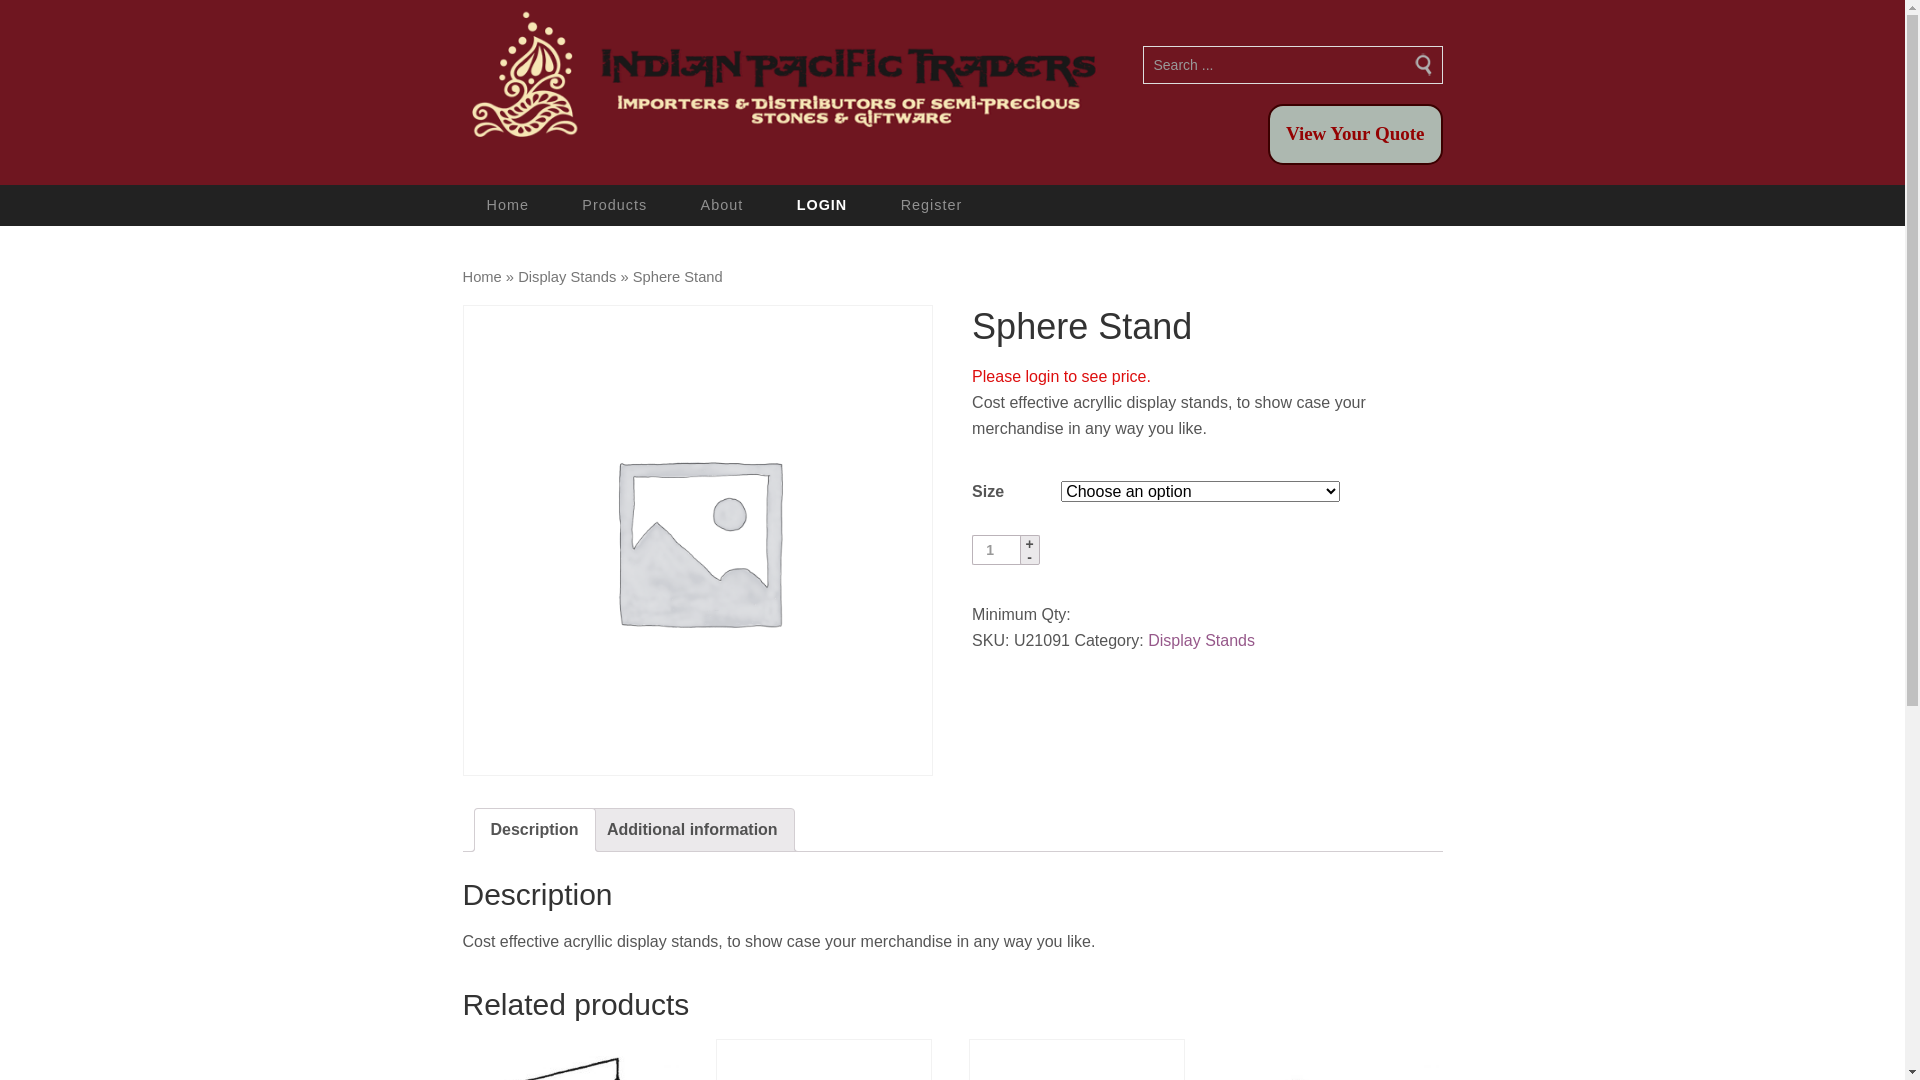  What do you see at coordinates (507, 205) in the screenshot?
I see `'Home'` at bounding box center [507, 205].